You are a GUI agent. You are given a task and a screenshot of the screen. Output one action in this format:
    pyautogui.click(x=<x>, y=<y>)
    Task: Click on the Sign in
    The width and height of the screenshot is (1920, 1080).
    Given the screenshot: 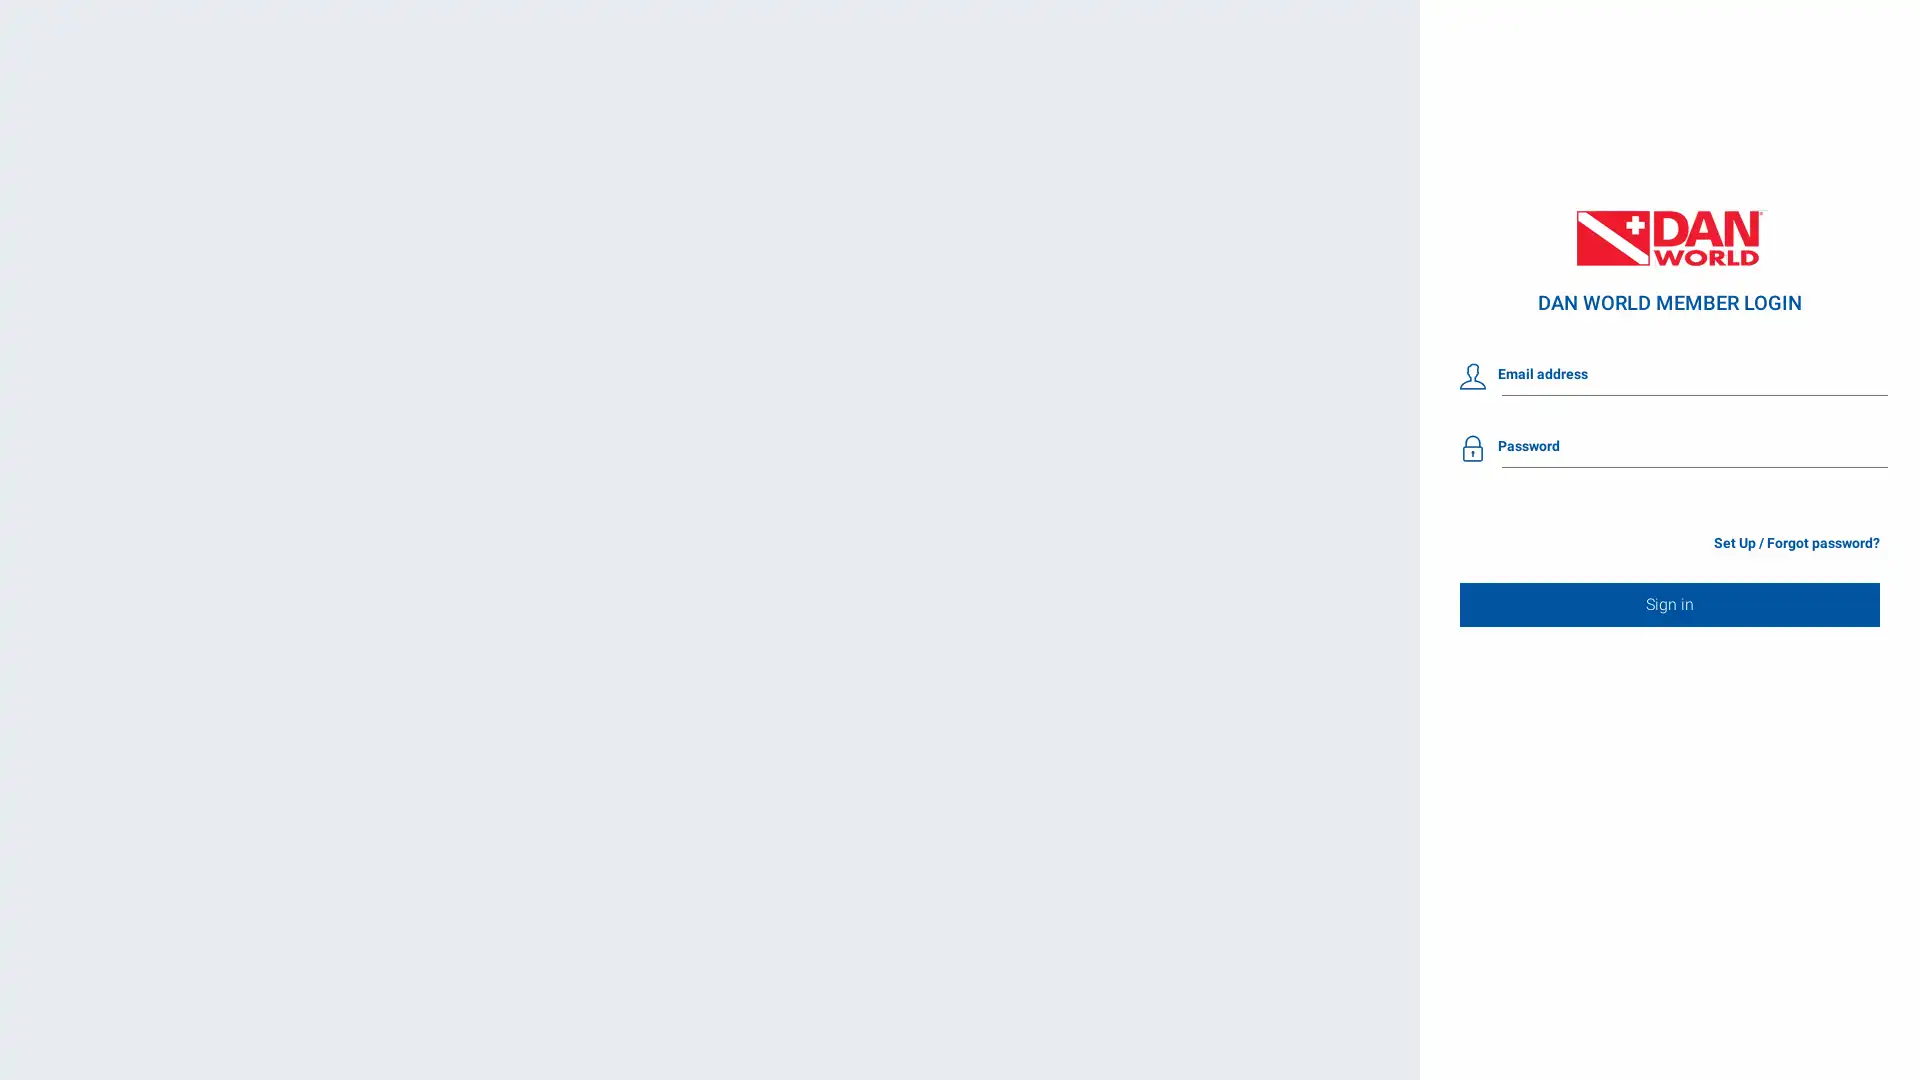 What is the action you would take?
    pyautogui.click(x=1670, y=604)
    